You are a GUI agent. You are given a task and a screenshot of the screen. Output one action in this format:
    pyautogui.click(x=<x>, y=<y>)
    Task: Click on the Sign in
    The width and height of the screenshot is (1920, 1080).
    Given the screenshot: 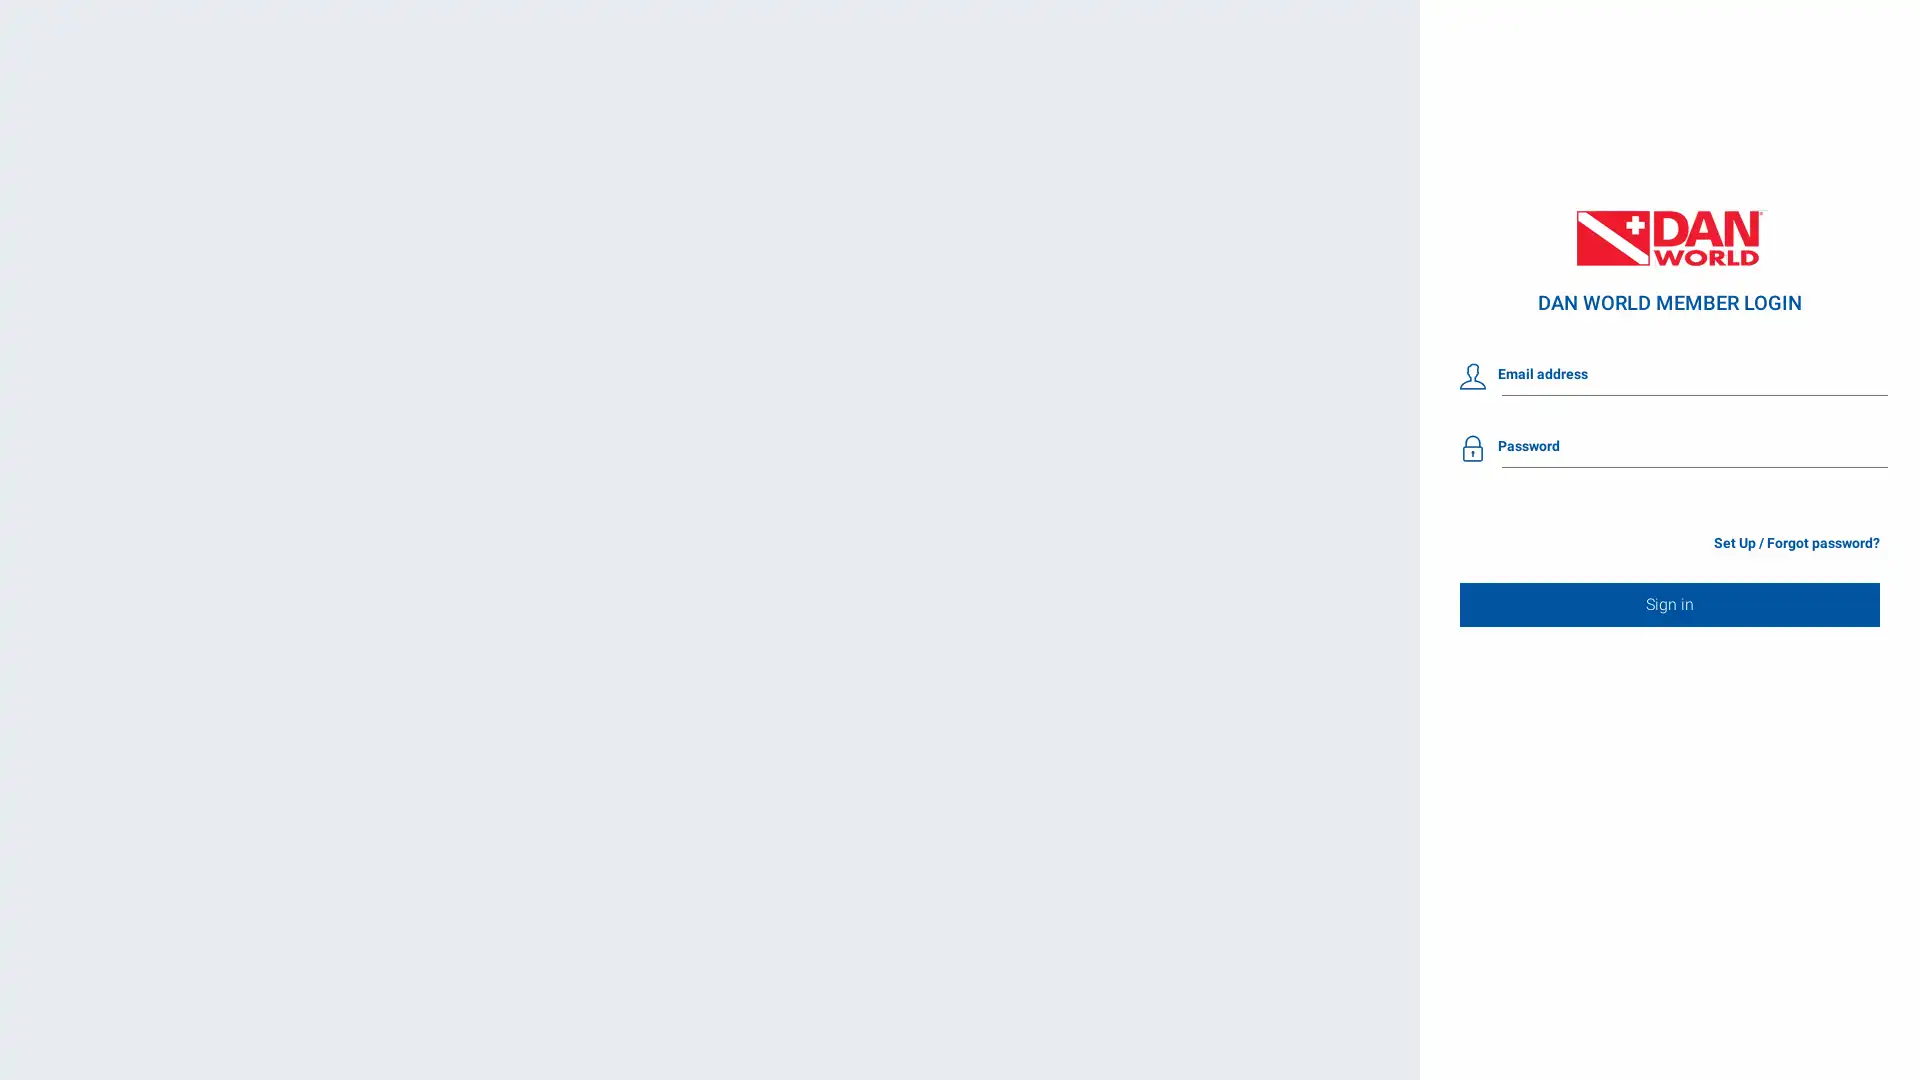 What is the action you would take?
    pyautogui.click(x=1670, y=604)
    